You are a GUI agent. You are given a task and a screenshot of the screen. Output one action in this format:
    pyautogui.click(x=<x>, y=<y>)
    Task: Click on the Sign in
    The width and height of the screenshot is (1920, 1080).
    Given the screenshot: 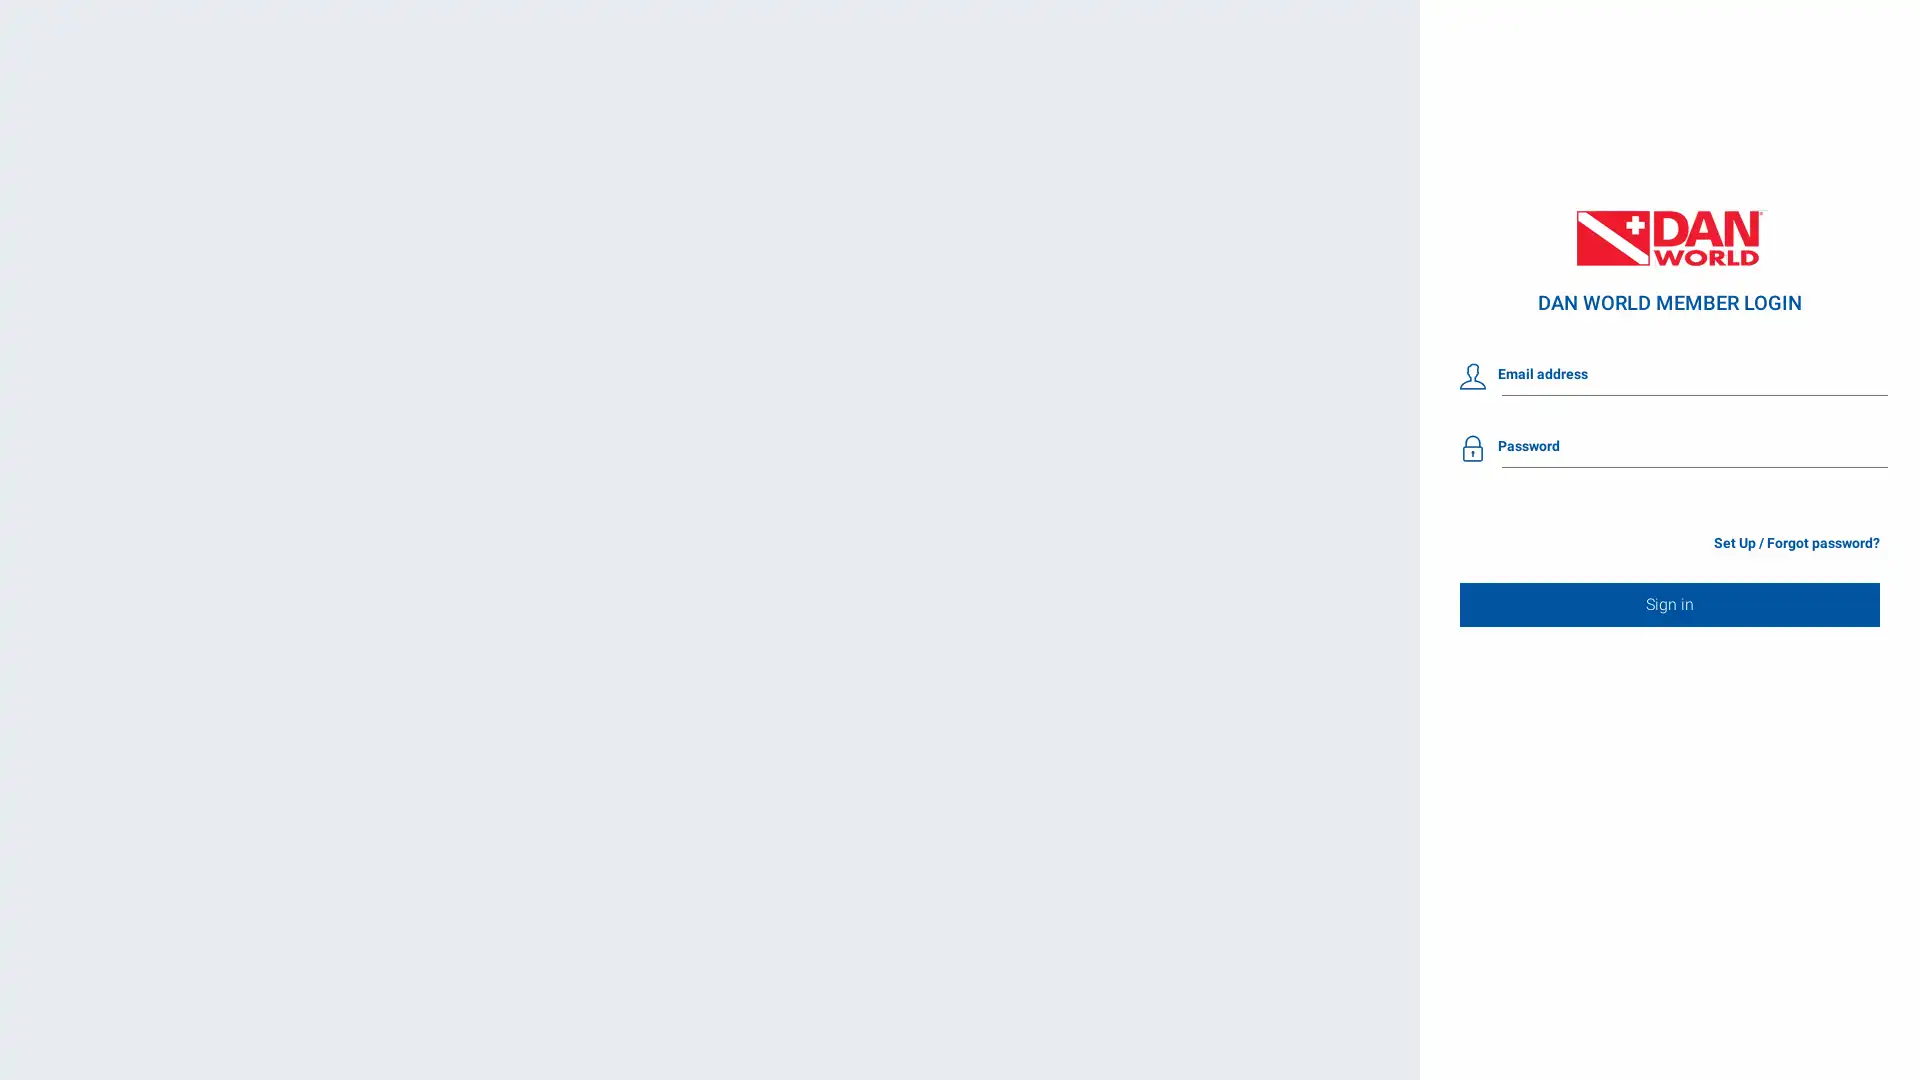 What is the action you would take?
    pyautogui.click(x=1670, y=604)
    